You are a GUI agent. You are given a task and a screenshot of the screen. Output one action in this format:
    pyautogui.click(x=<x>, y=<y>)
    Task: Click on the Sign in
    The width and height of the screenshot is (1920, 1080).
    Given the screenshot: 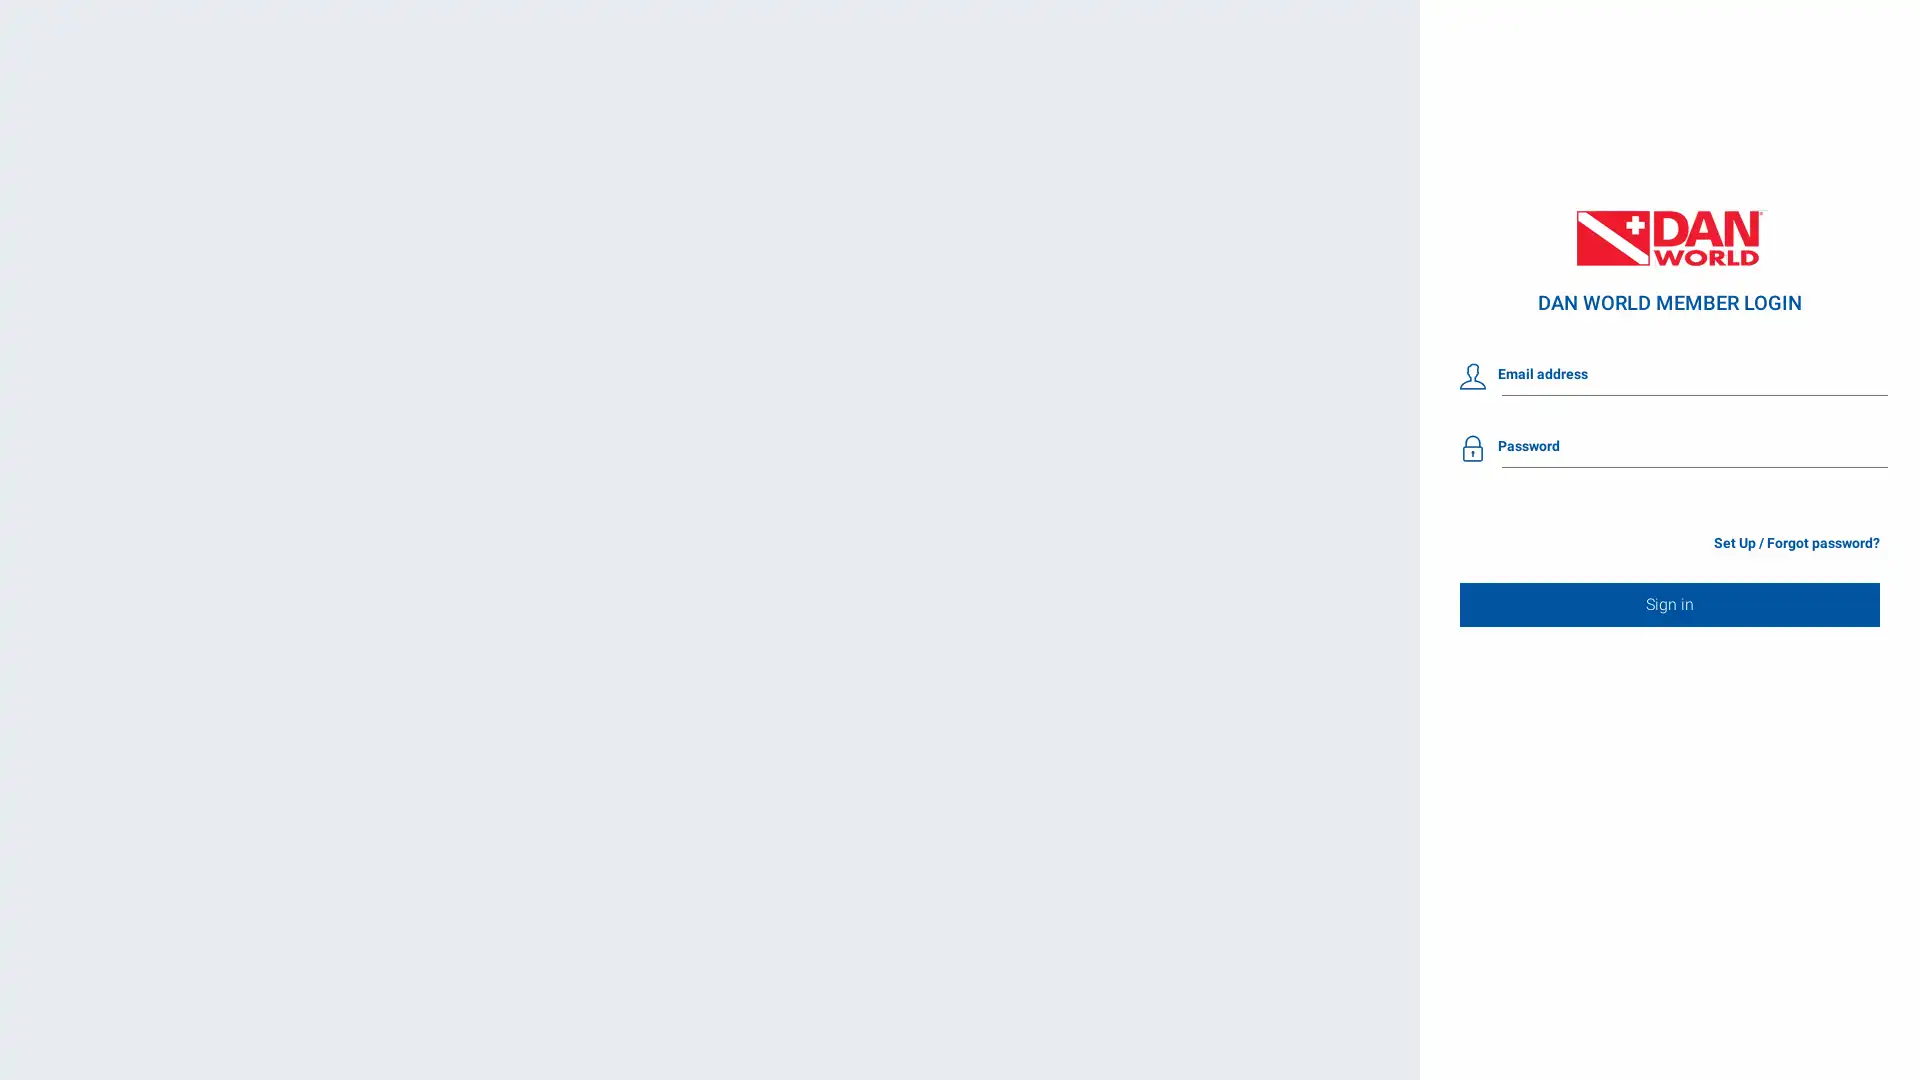 What is the action you would take?
    pyautogui.click(x=1670, y=604)
    